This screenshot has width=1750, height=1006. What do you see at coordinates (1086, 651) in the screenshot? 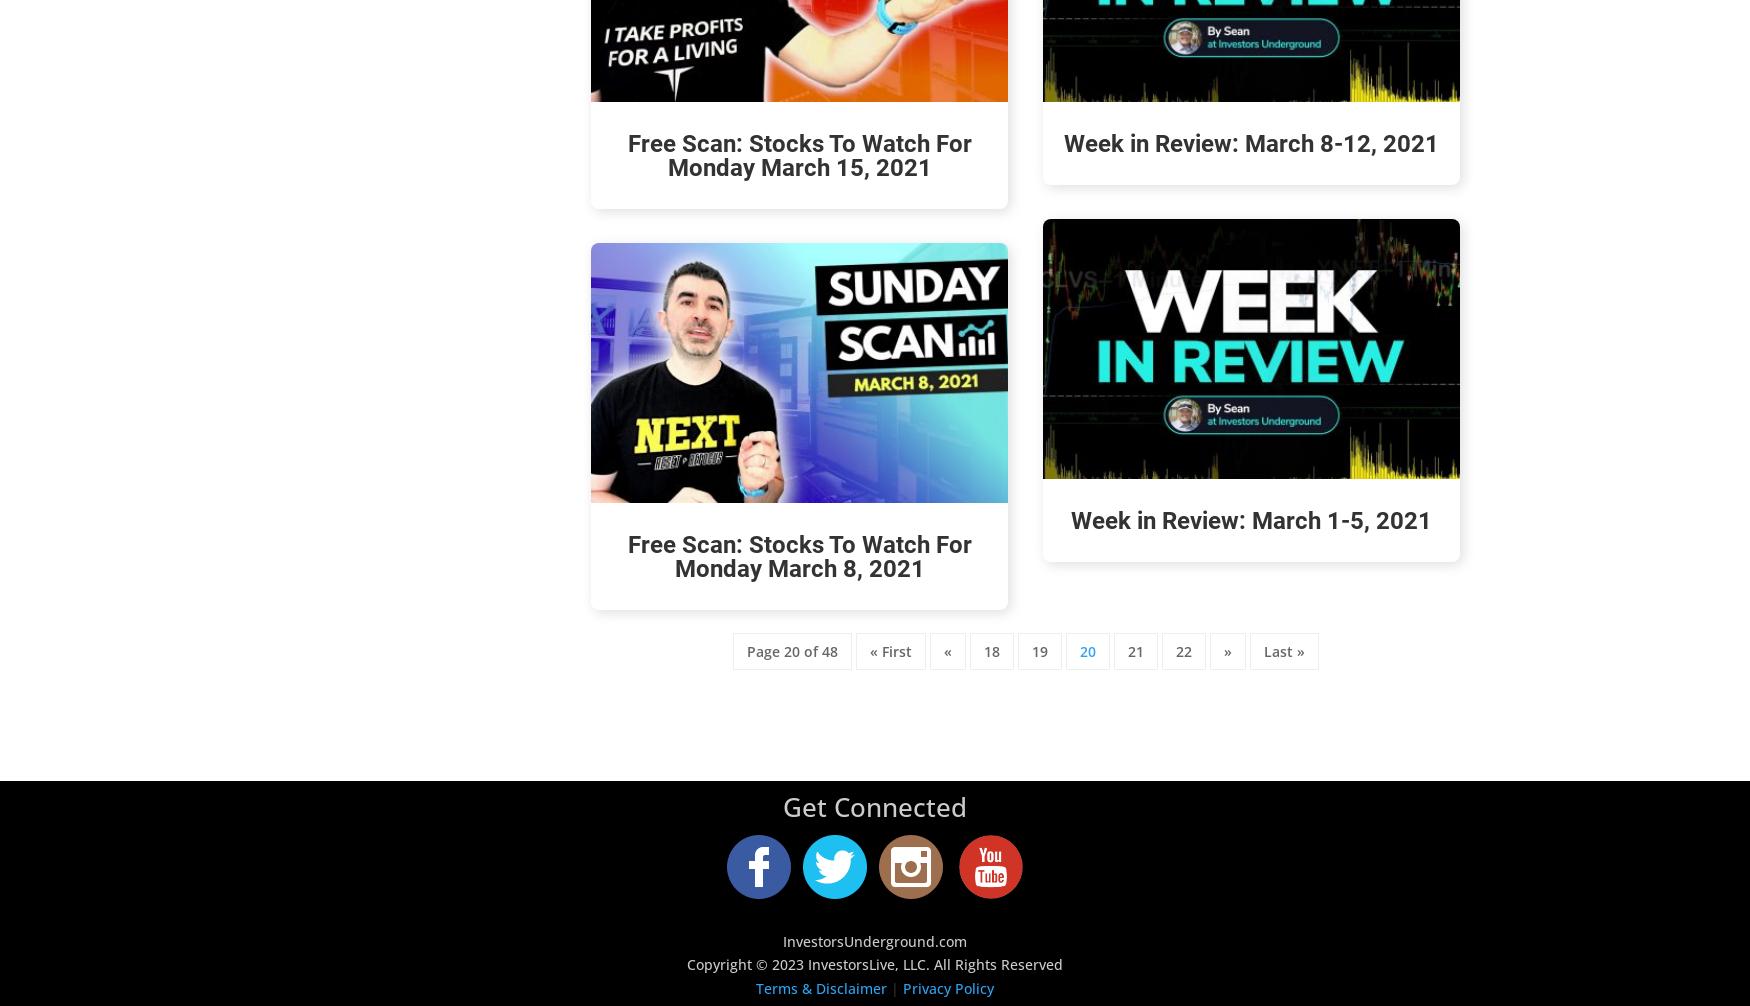
I see `'20'` at bounding box center [1086, 651].